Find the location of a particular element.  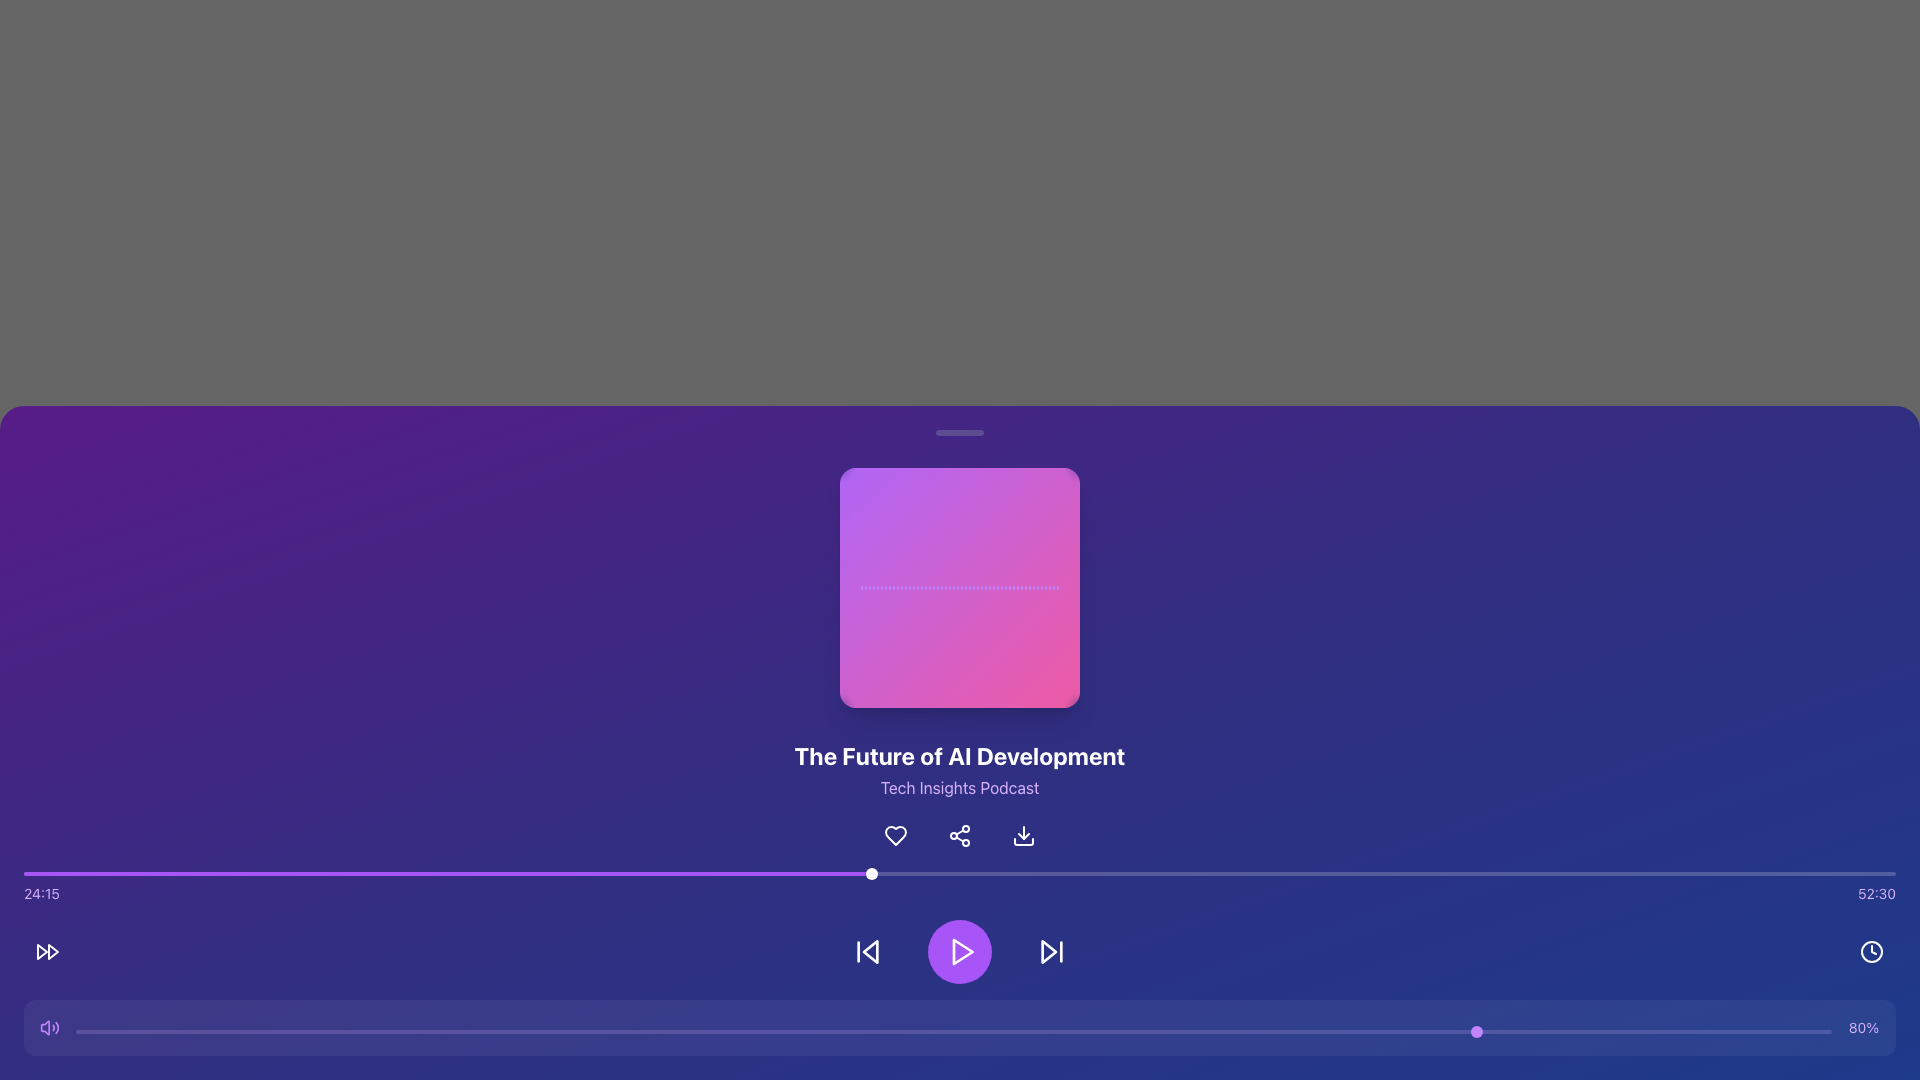

the slider position is located at coordinates (1427, 1032).